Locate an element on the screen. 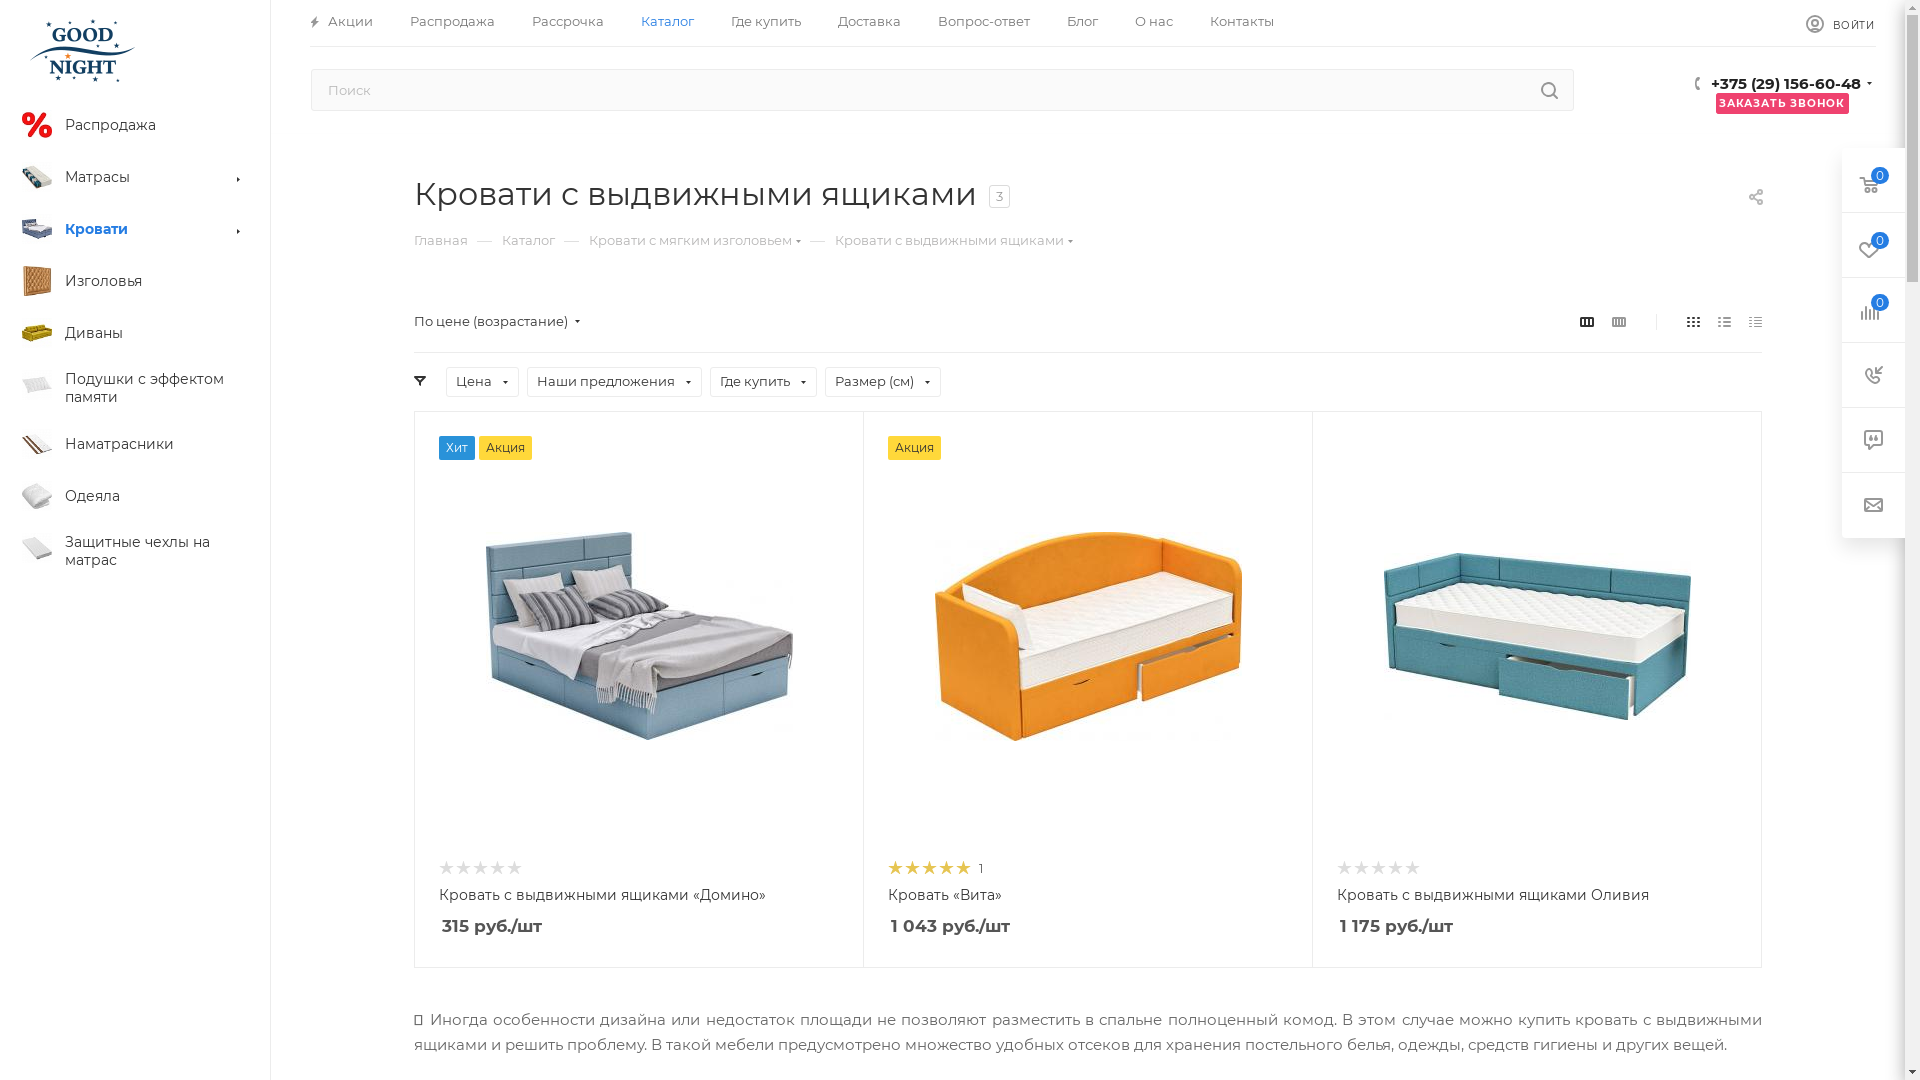  '+375 (29) 156-60-48' is located at coordinates (1785, 85).